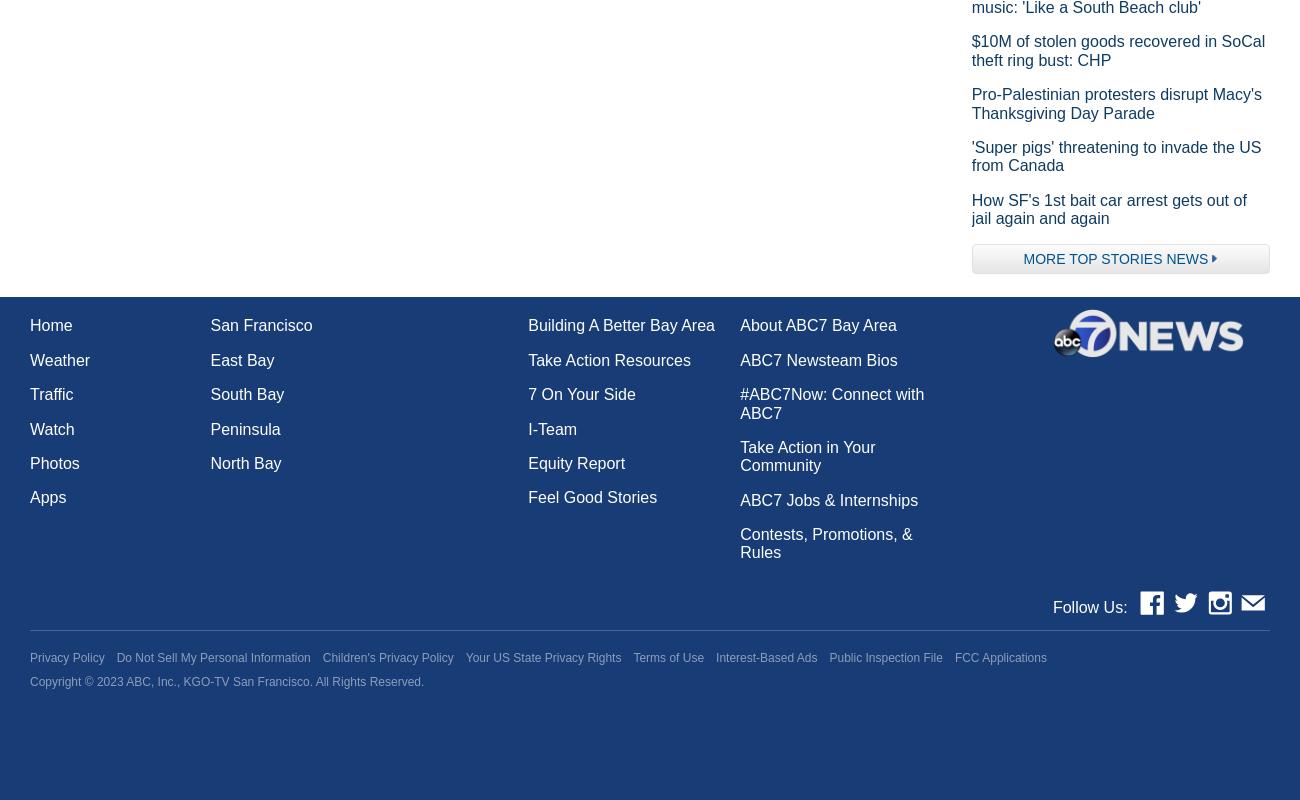 Image resolution: width=1300 pixels, height=800 pixels. Describe the element at coordinates (66, 657) in the screenshot. I see `'Privacy Policy'` at that location.